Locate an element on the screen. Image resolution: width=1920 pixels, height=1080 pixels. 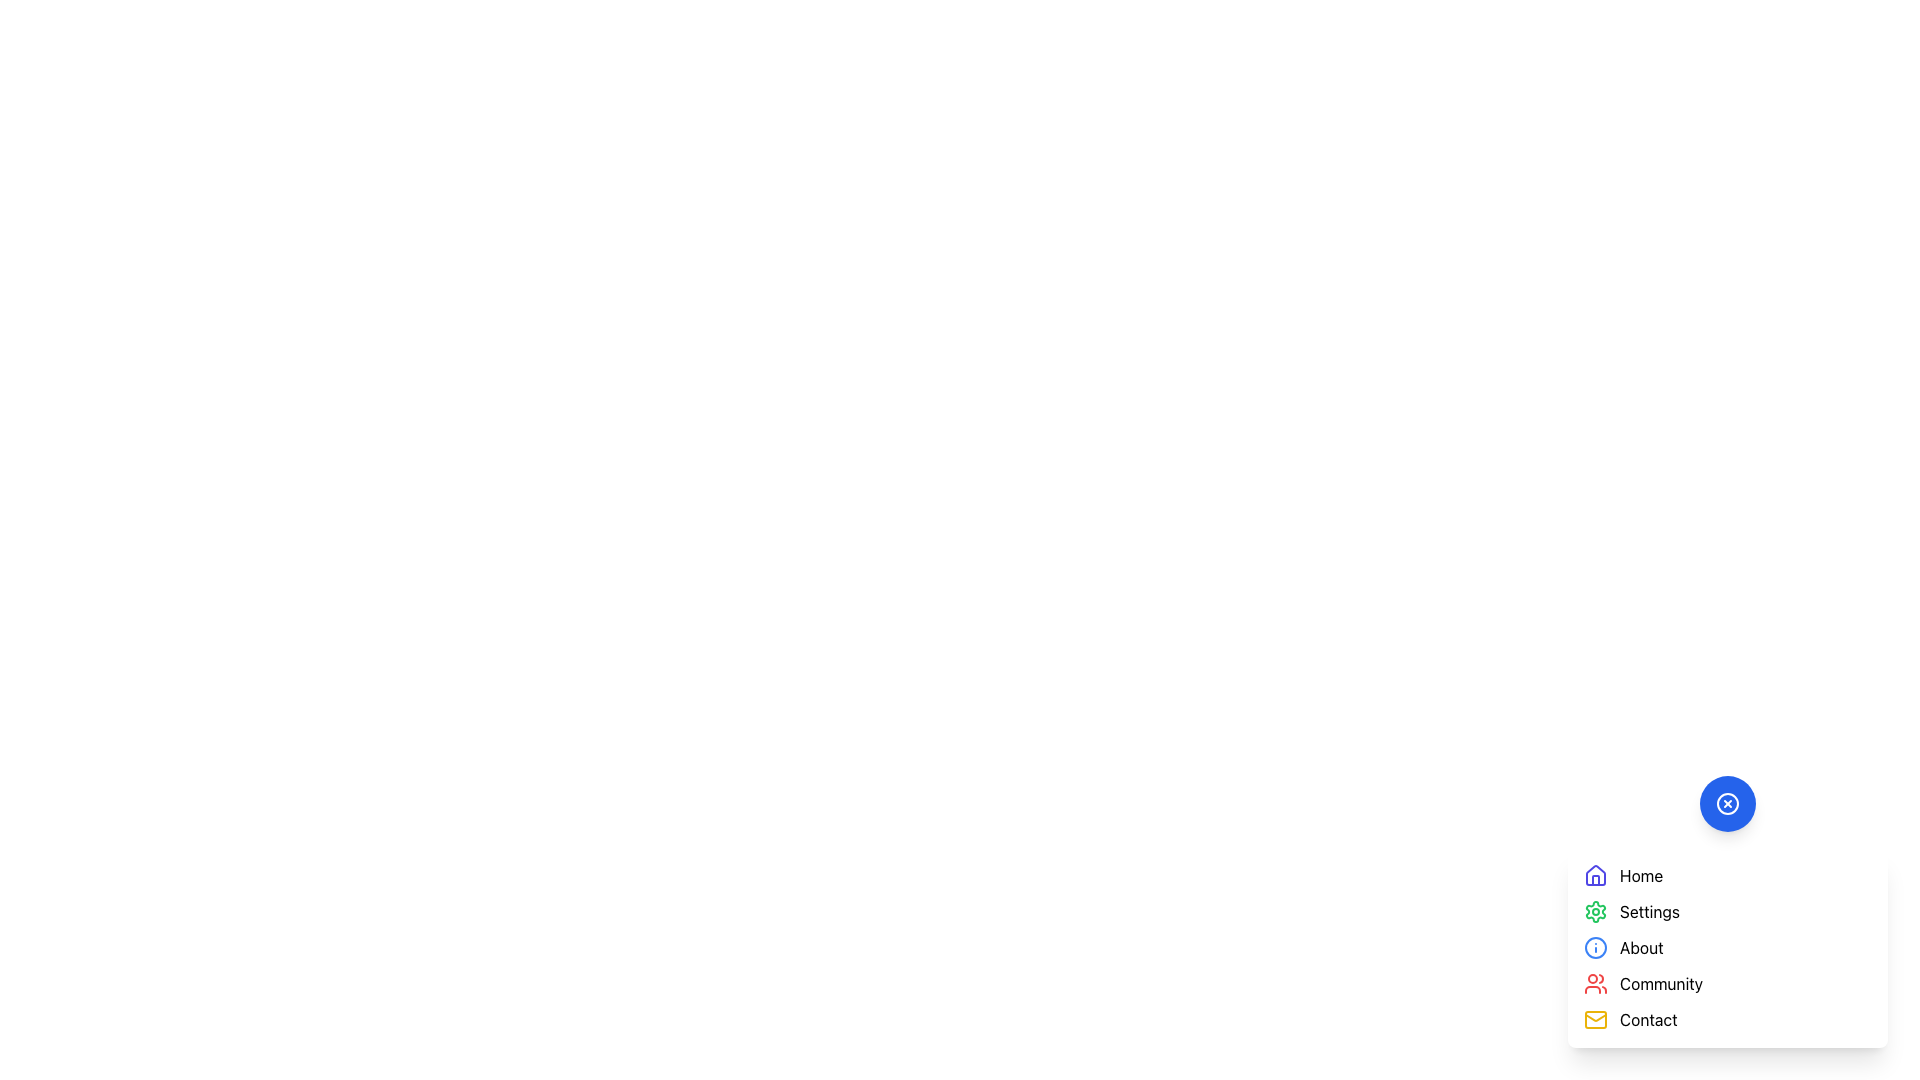
the descriptive text label for community features, located between the 'About' and 'Contact' options in the menu stack is located at coordinates (1661, 982).